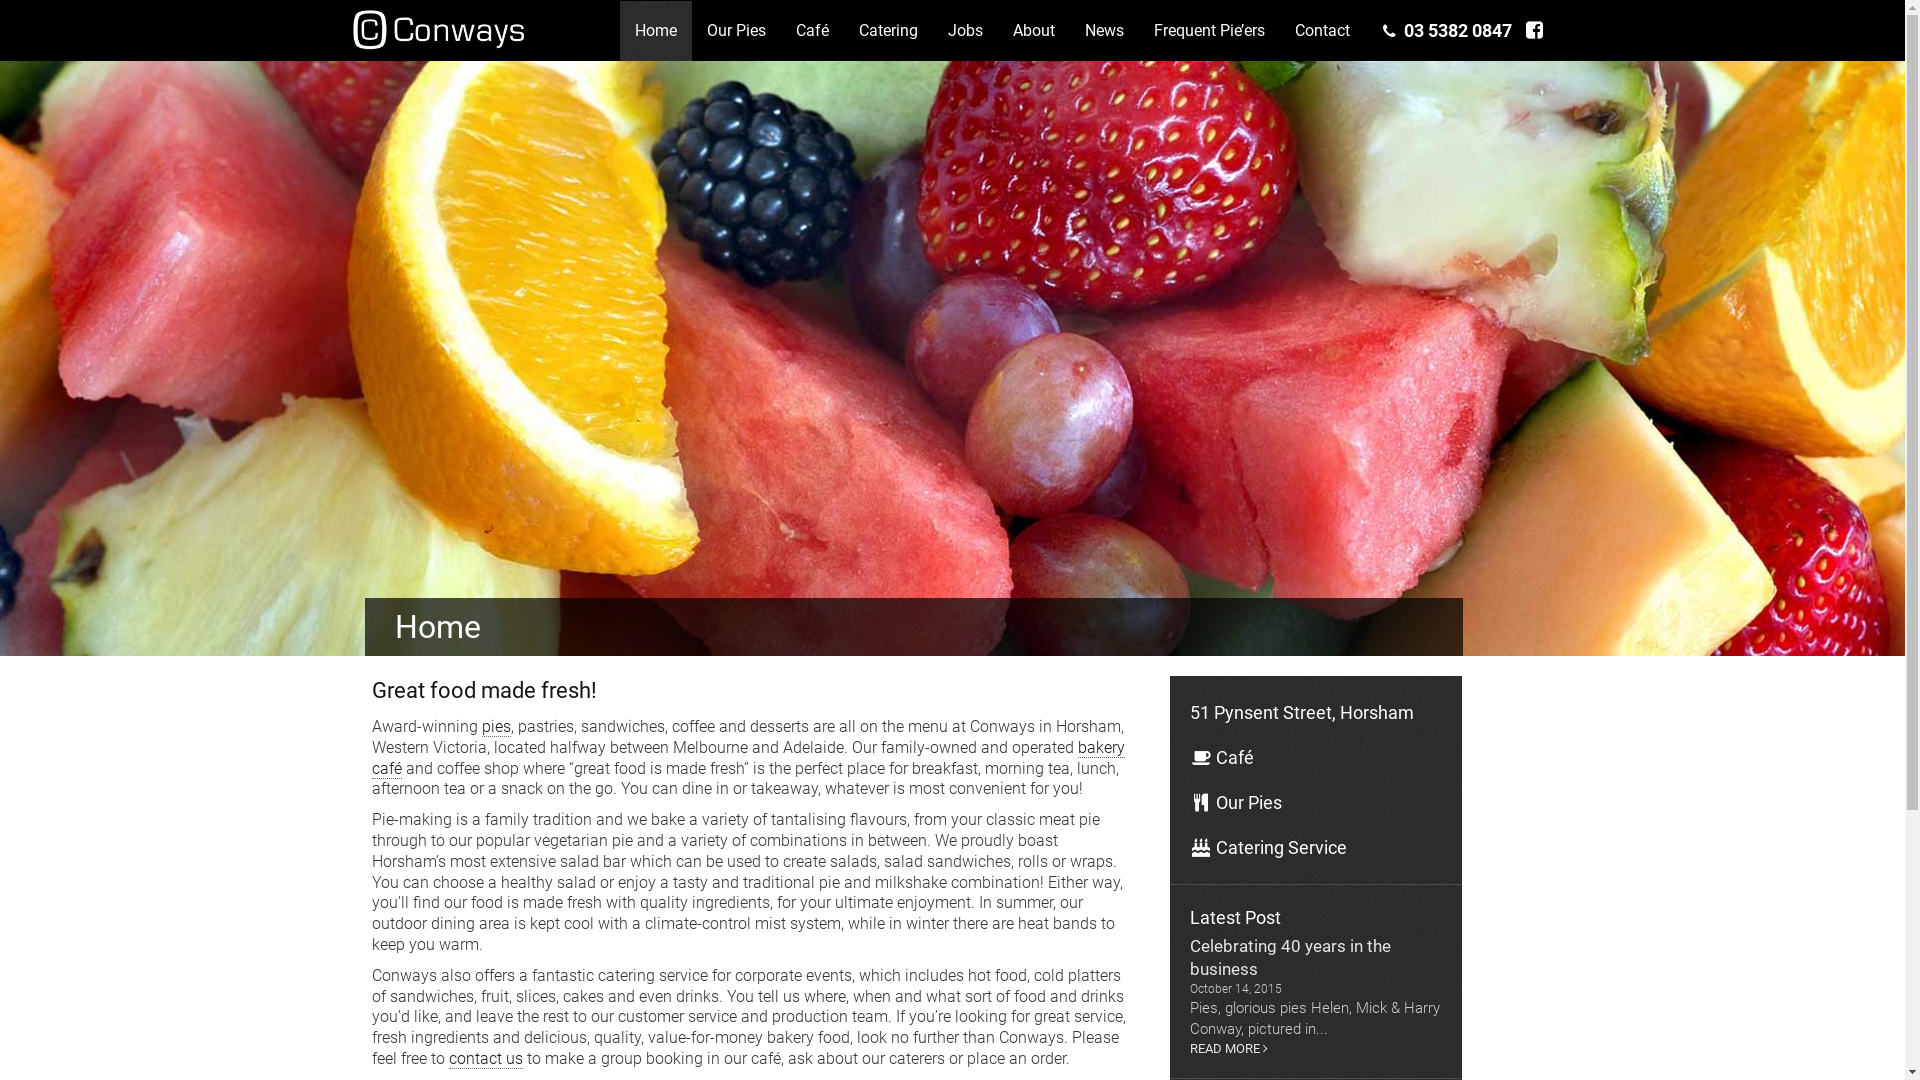 This screenshot has width=1920, height=1080. What do you see at coordinates (1315, 801) in the screenshot?
I see `'Our Pies'` at bounding box center [1315, 801].